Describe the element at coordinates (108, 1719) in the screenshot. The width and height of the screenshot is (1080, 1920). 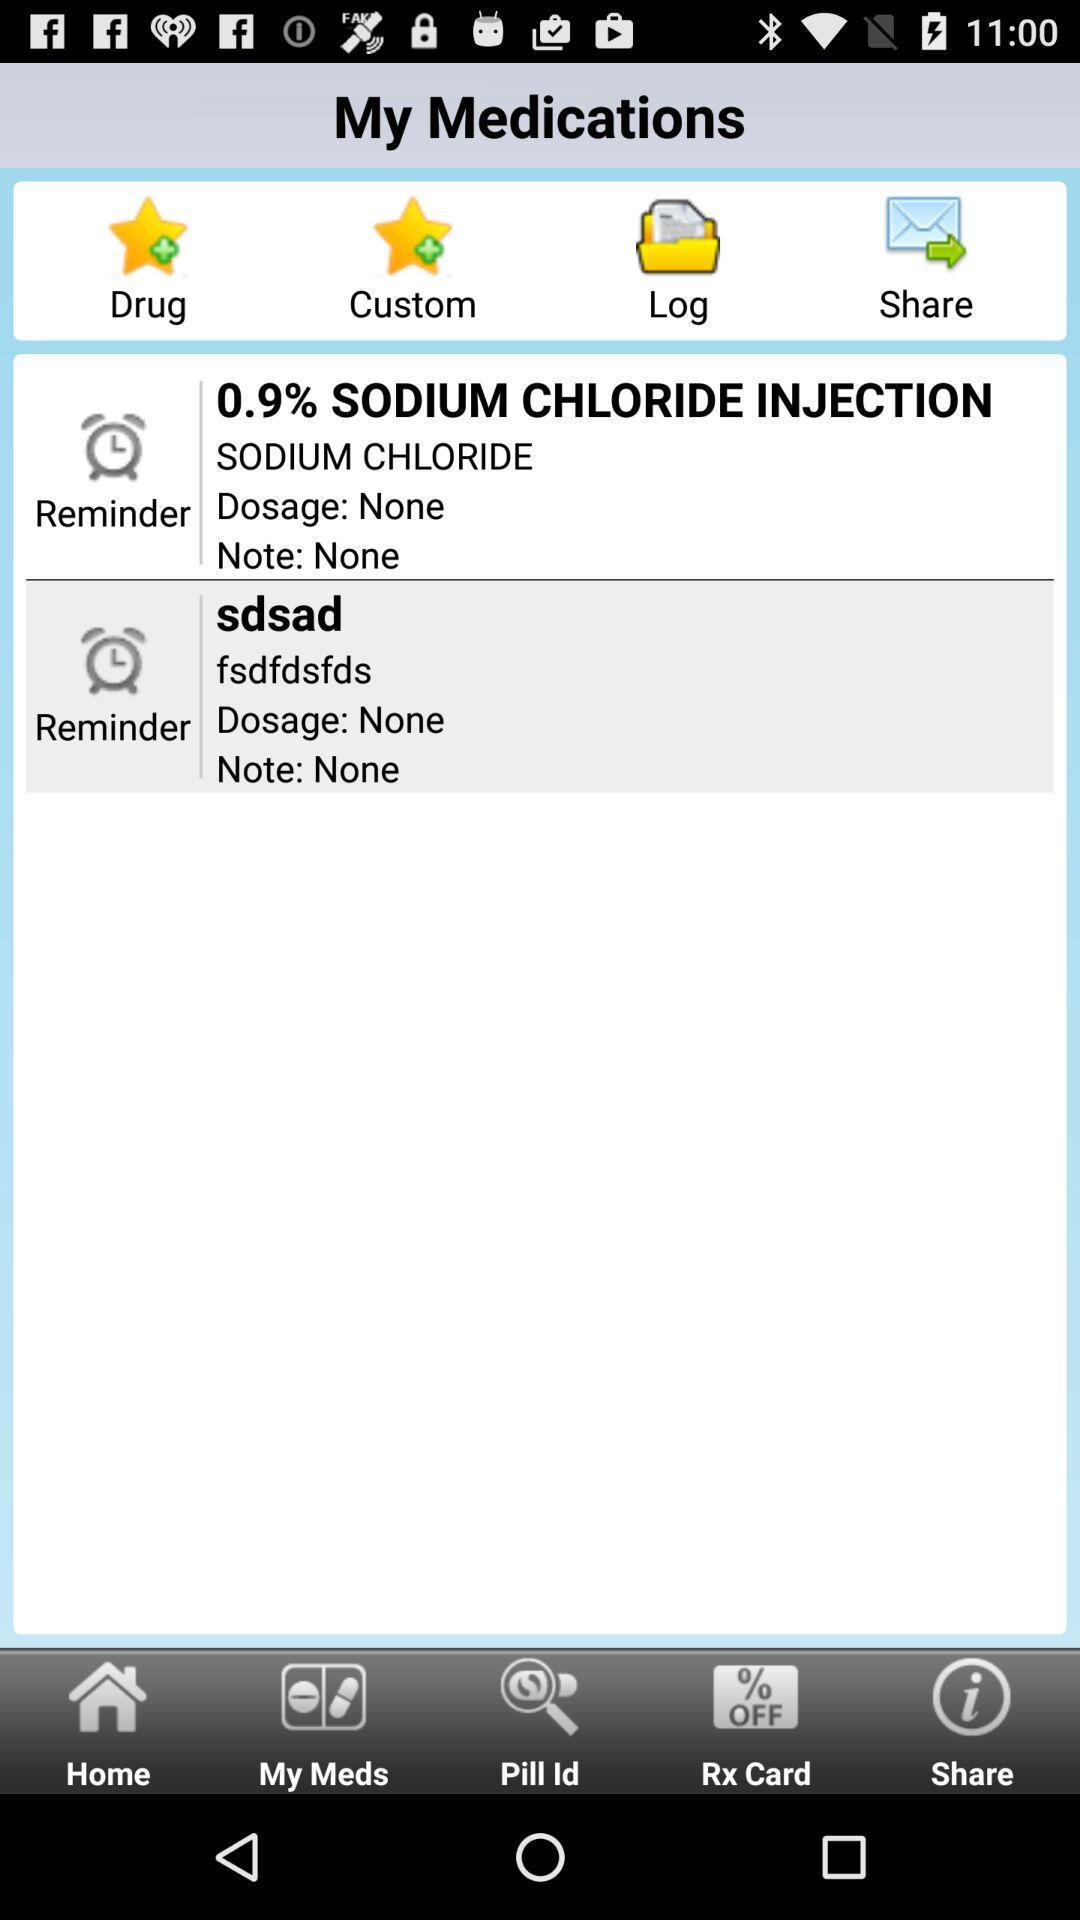
I see `home icon` at that location.